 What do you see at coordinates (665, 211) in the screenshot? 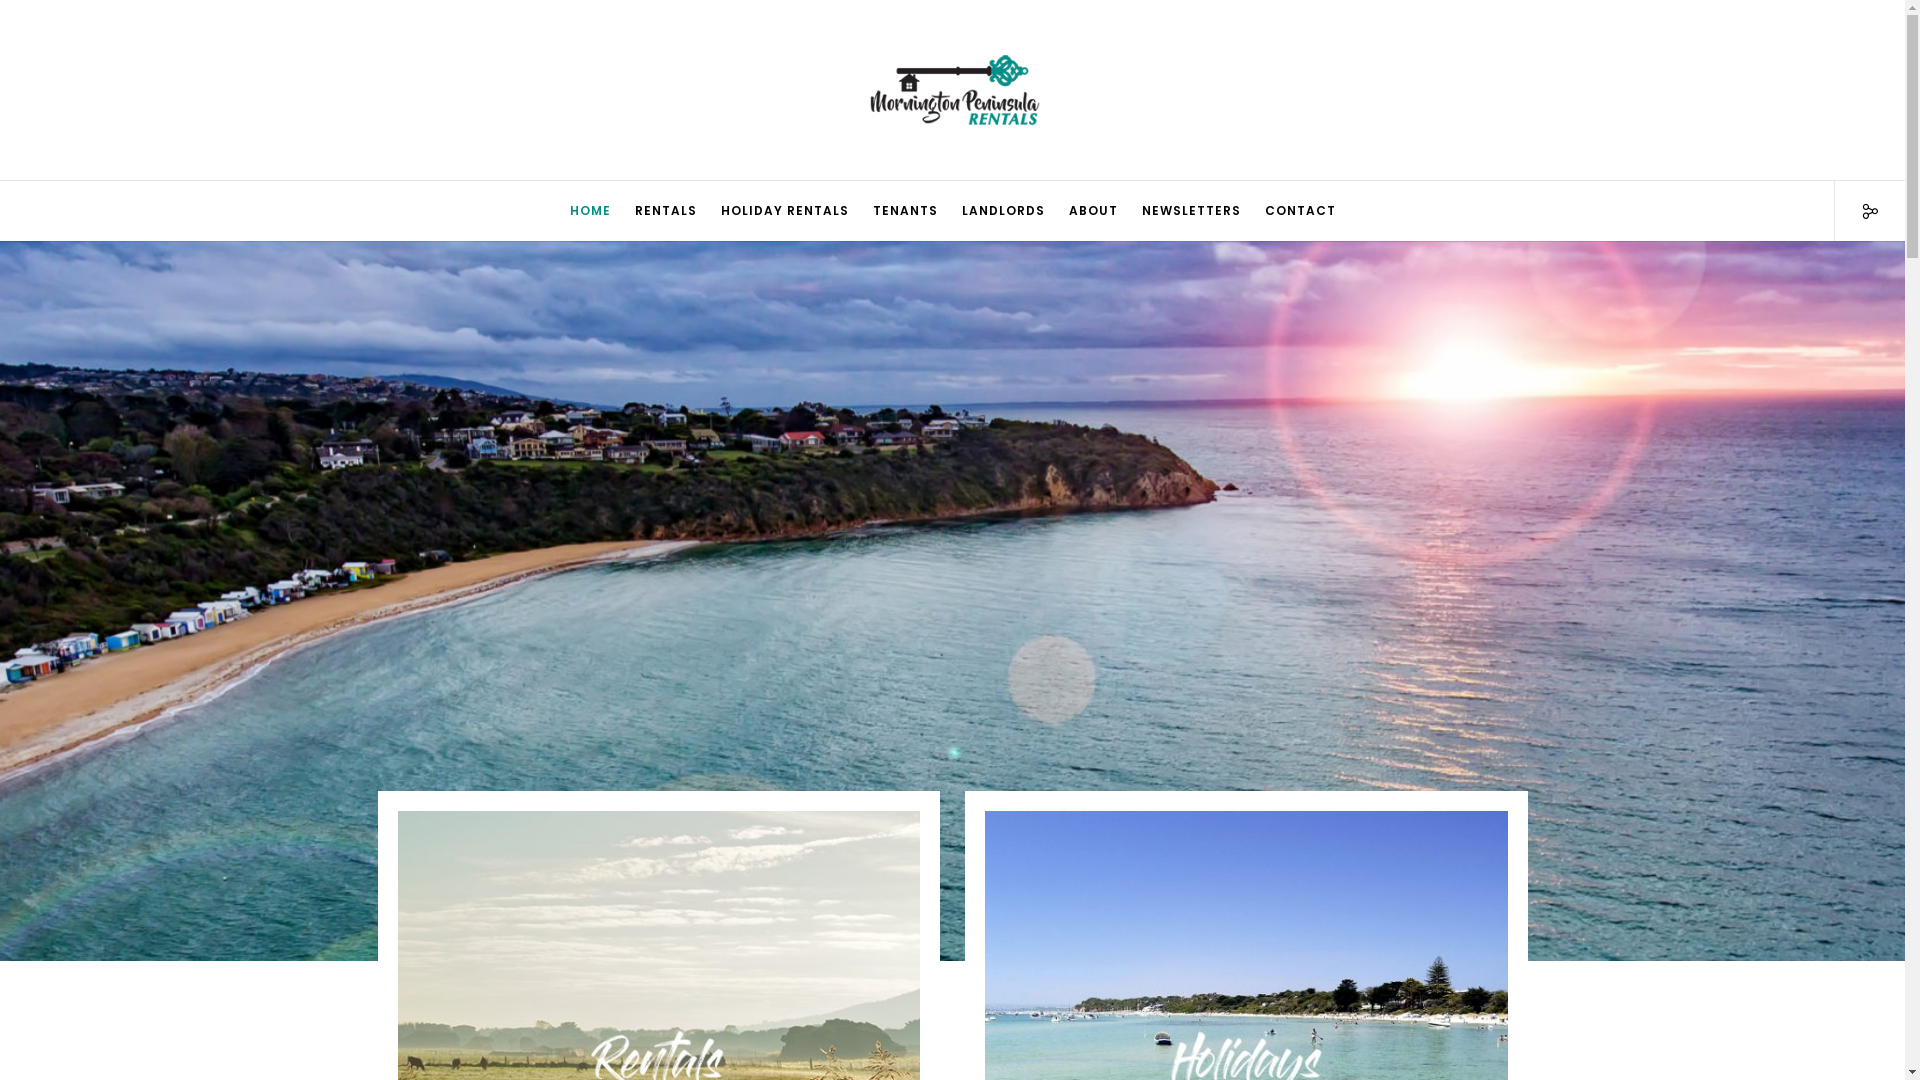
I see `'RENTALS'` at bounding box center [665, 211].